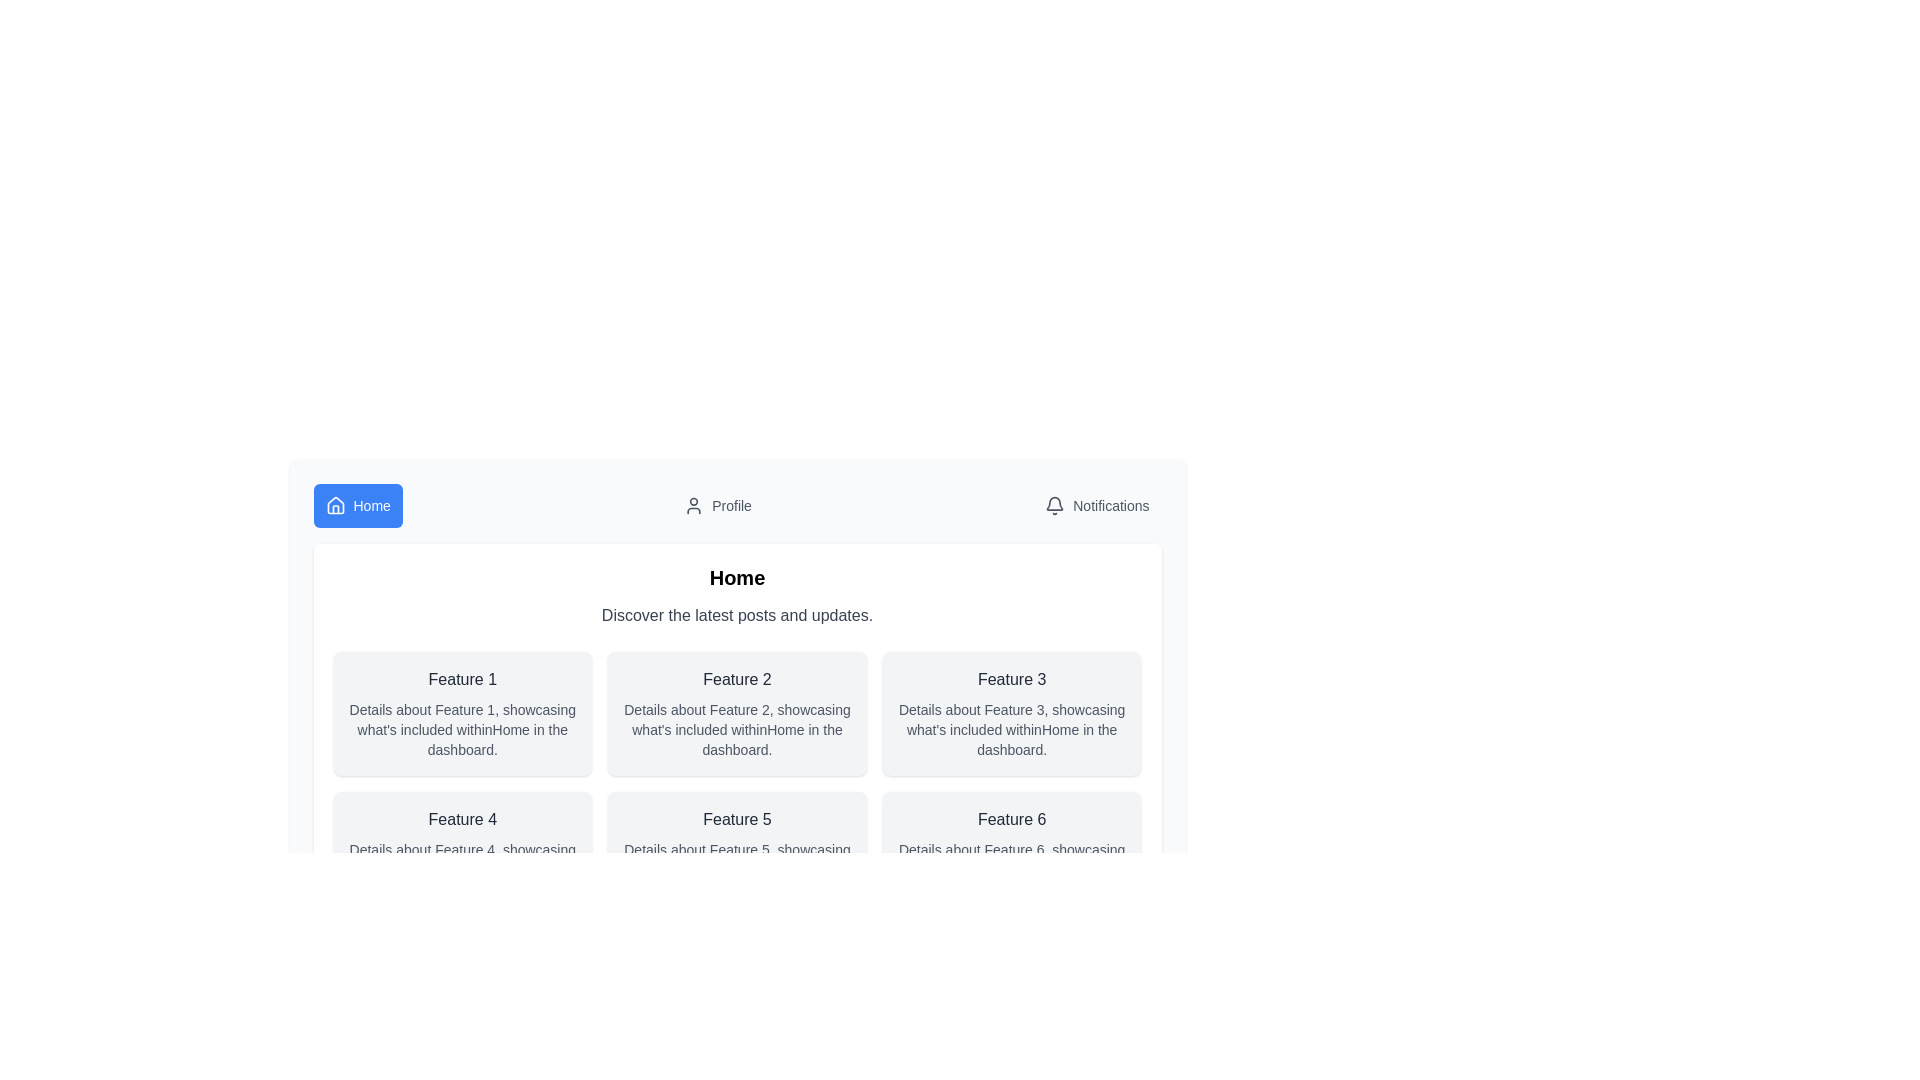 The height and width of the screenshot is (1080, 1920). I want to click on the Home navigation button located in the top-left corner of the interface, so click(358, 504).